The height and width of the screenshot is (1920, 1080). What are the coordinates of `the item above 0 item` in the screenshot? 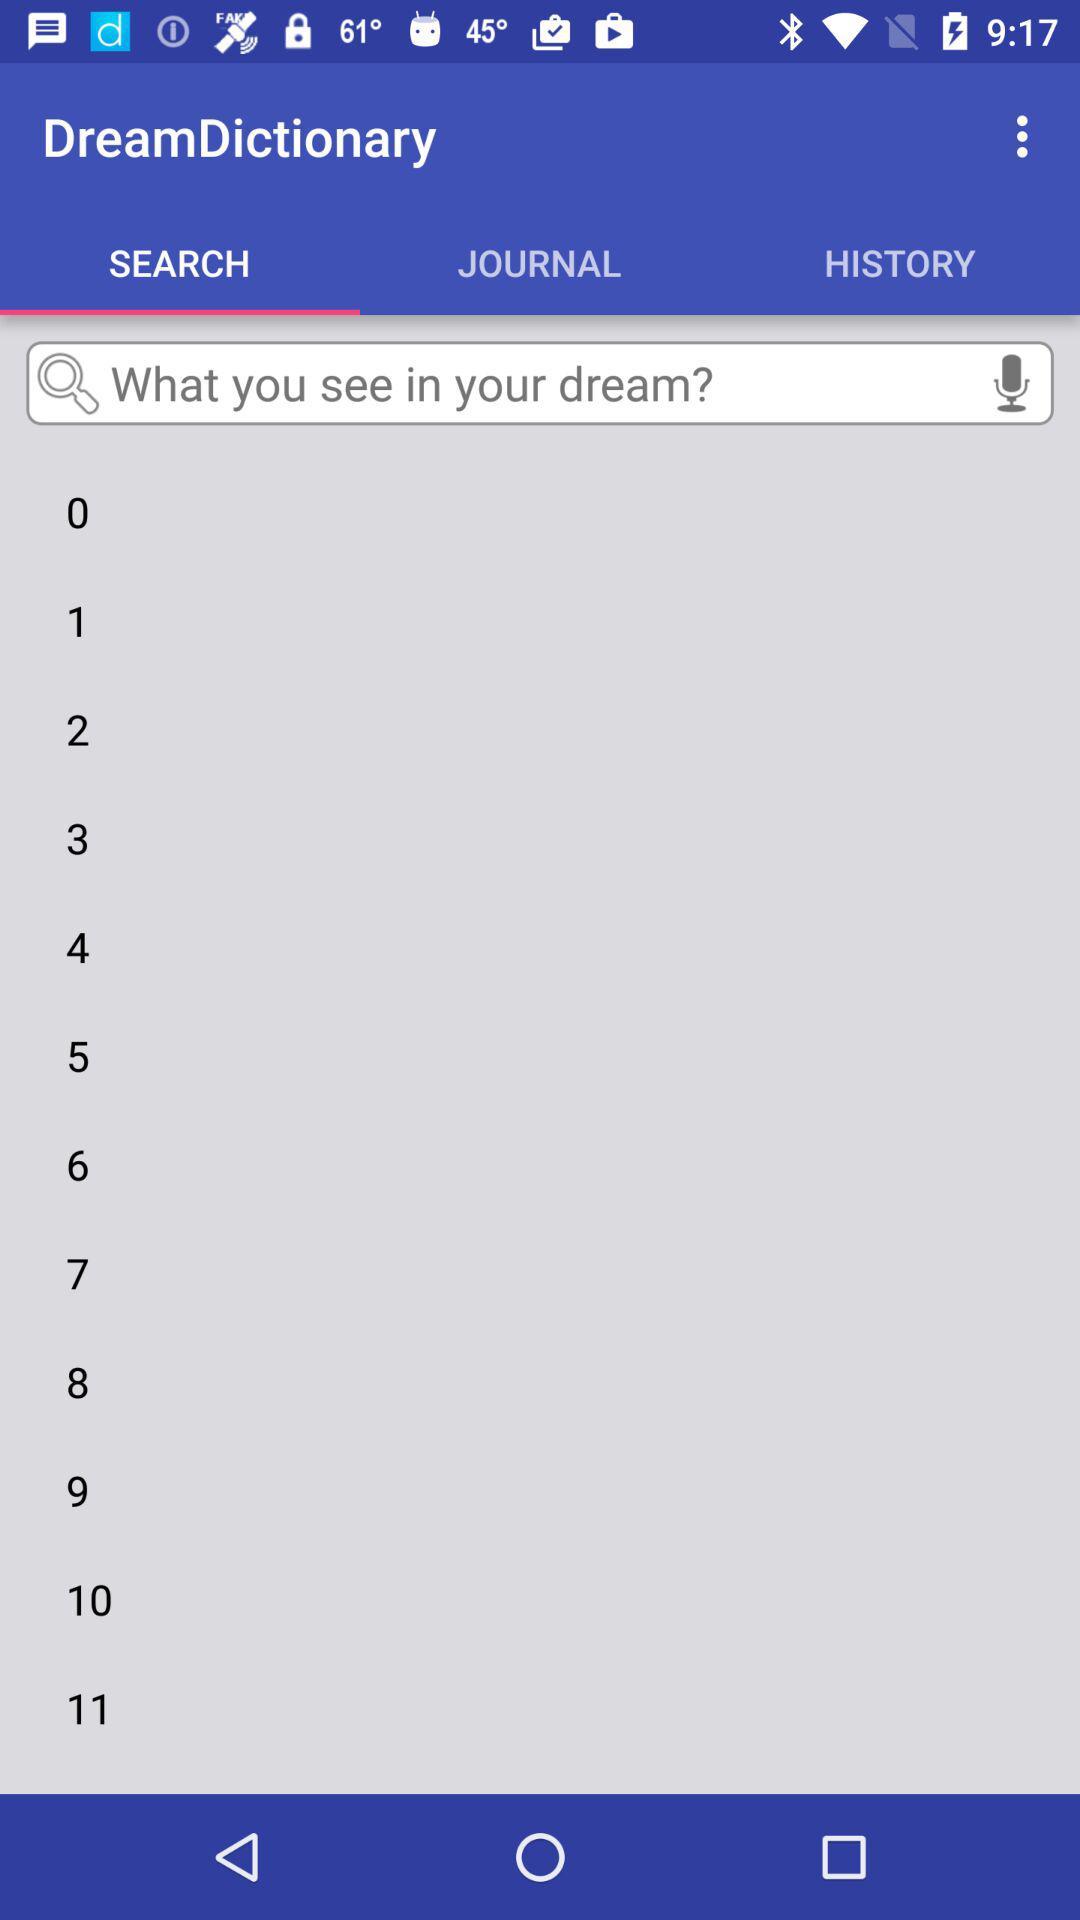 It's located at (540, 383).